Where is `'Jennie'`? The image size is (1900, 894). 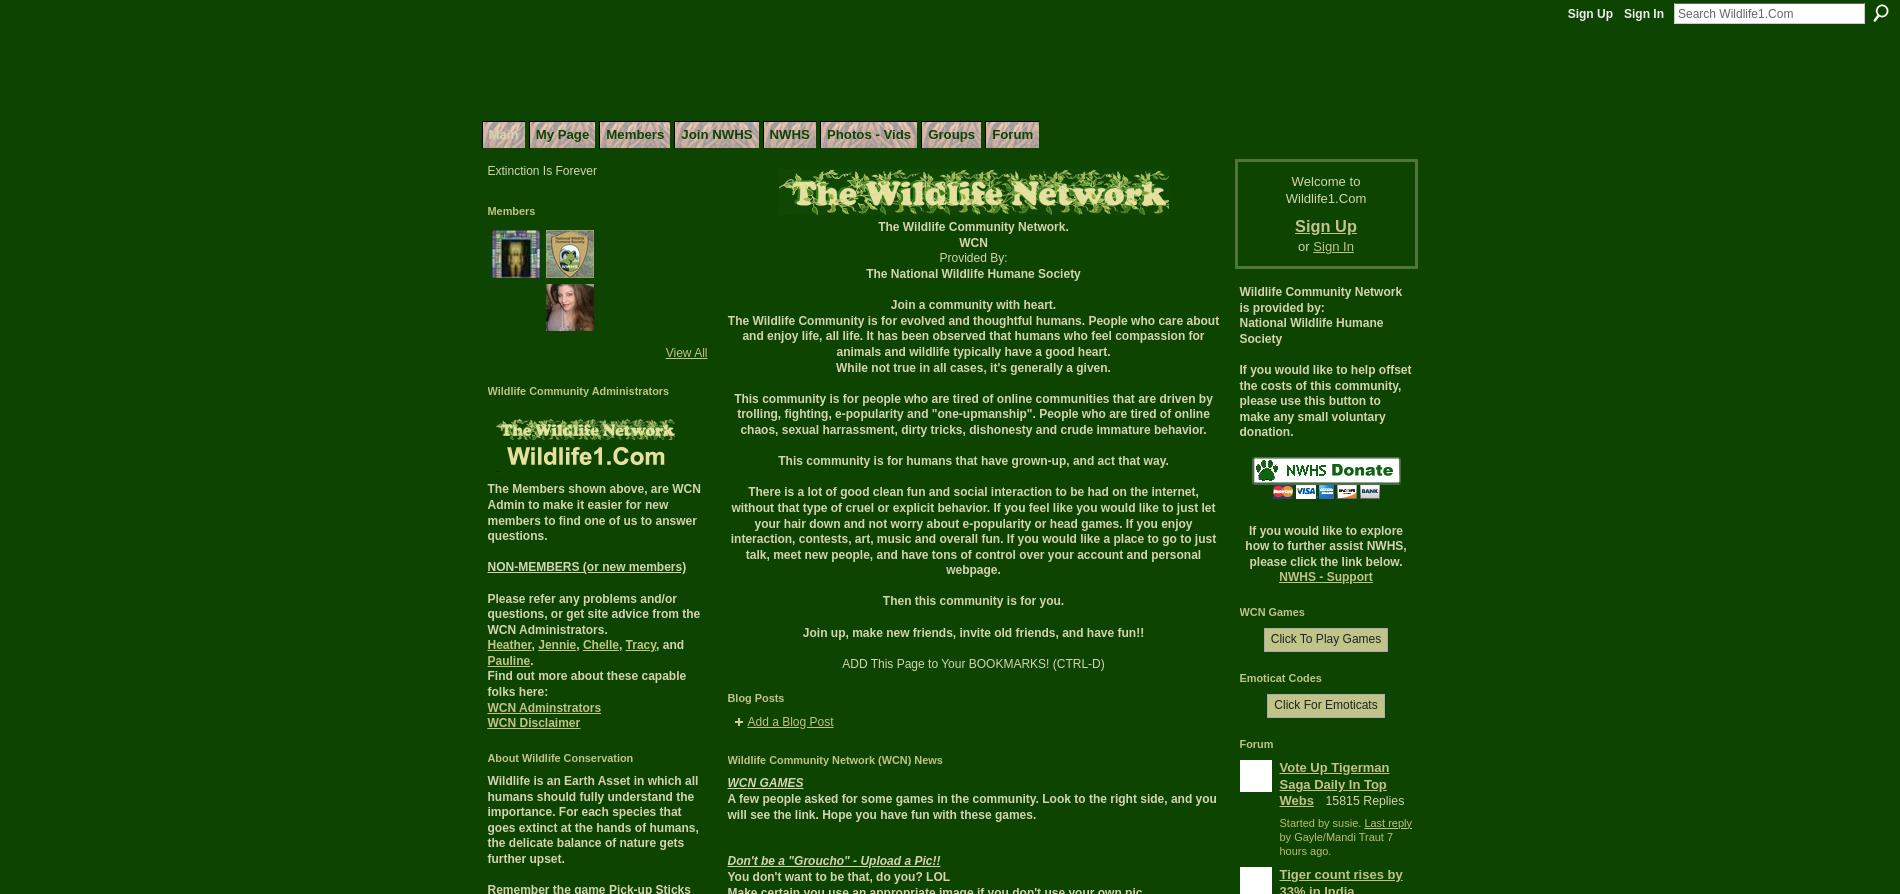
'Jennie' is located at coordinates (557, 645).